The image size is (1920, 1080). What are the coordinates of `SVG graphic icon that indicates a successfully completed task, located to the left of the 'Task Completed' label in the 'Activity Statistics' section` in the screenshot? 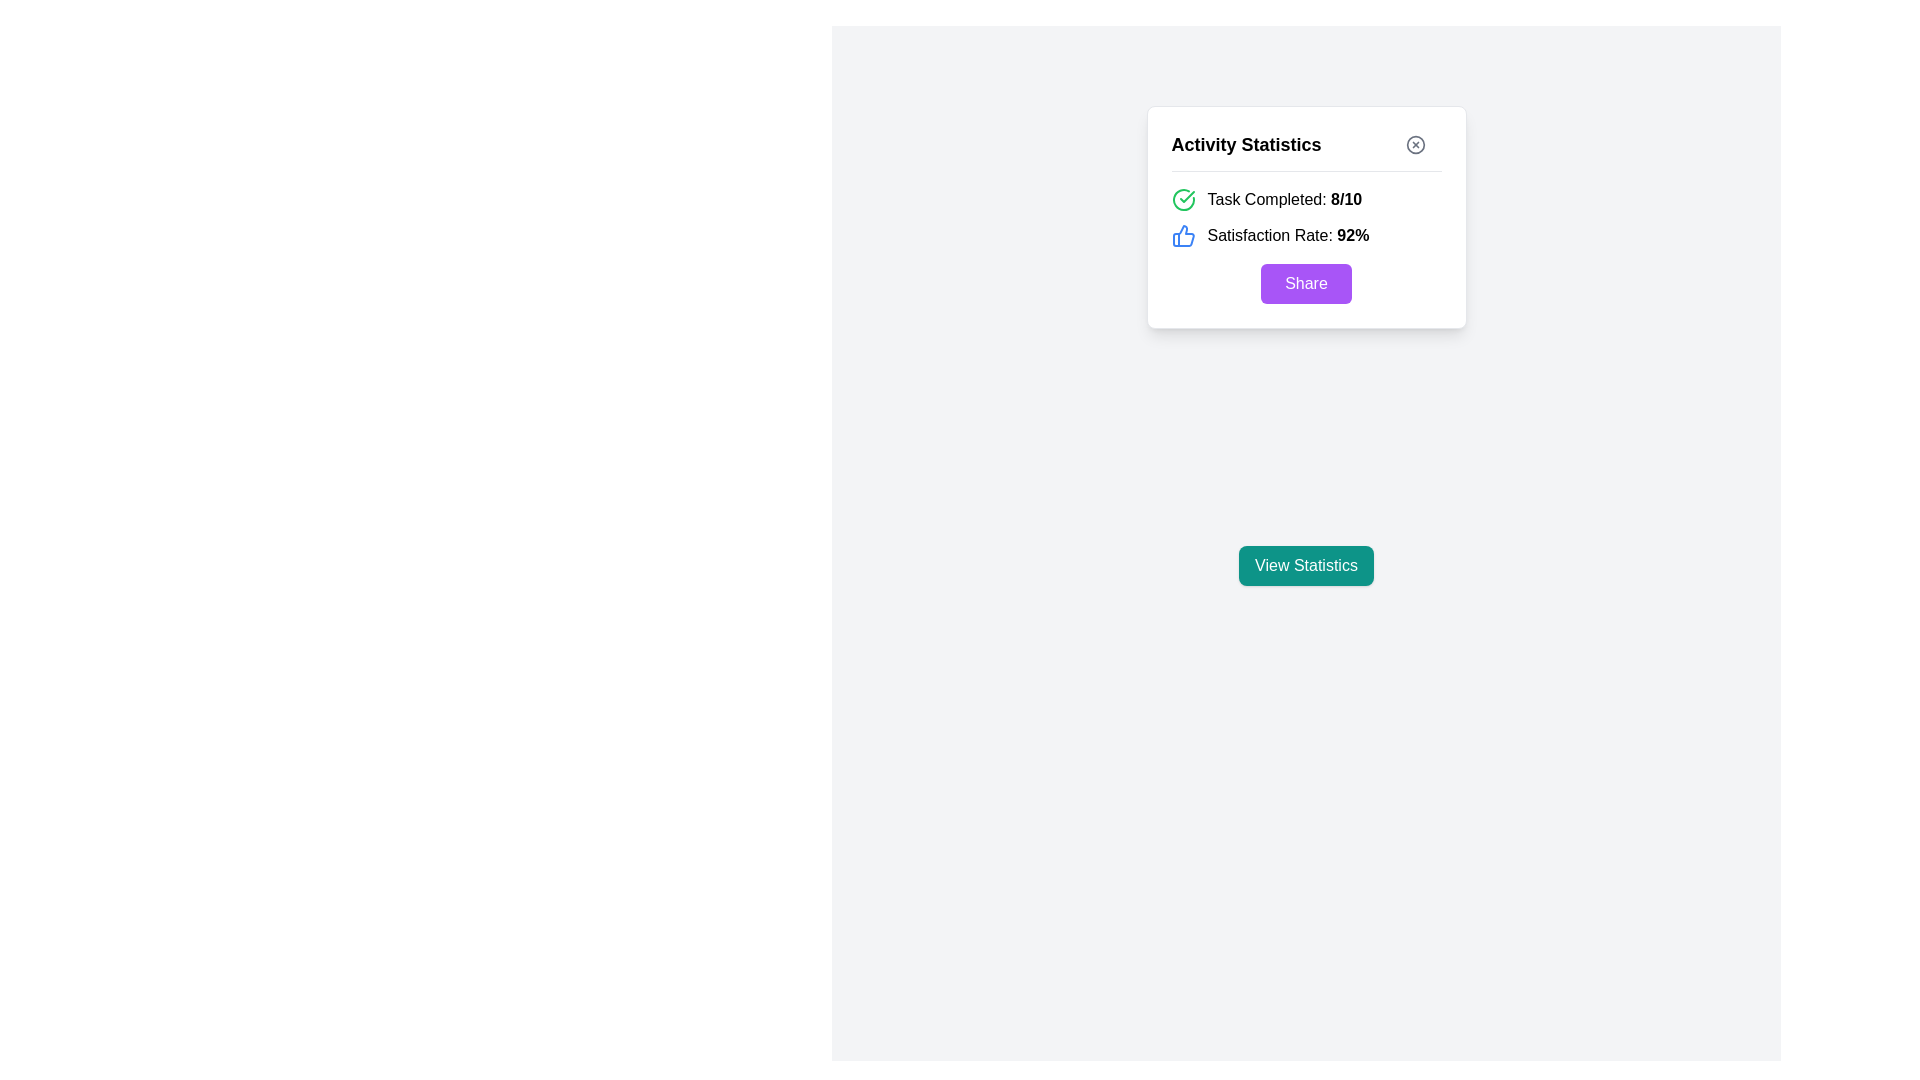 It's located at (1186, 196).